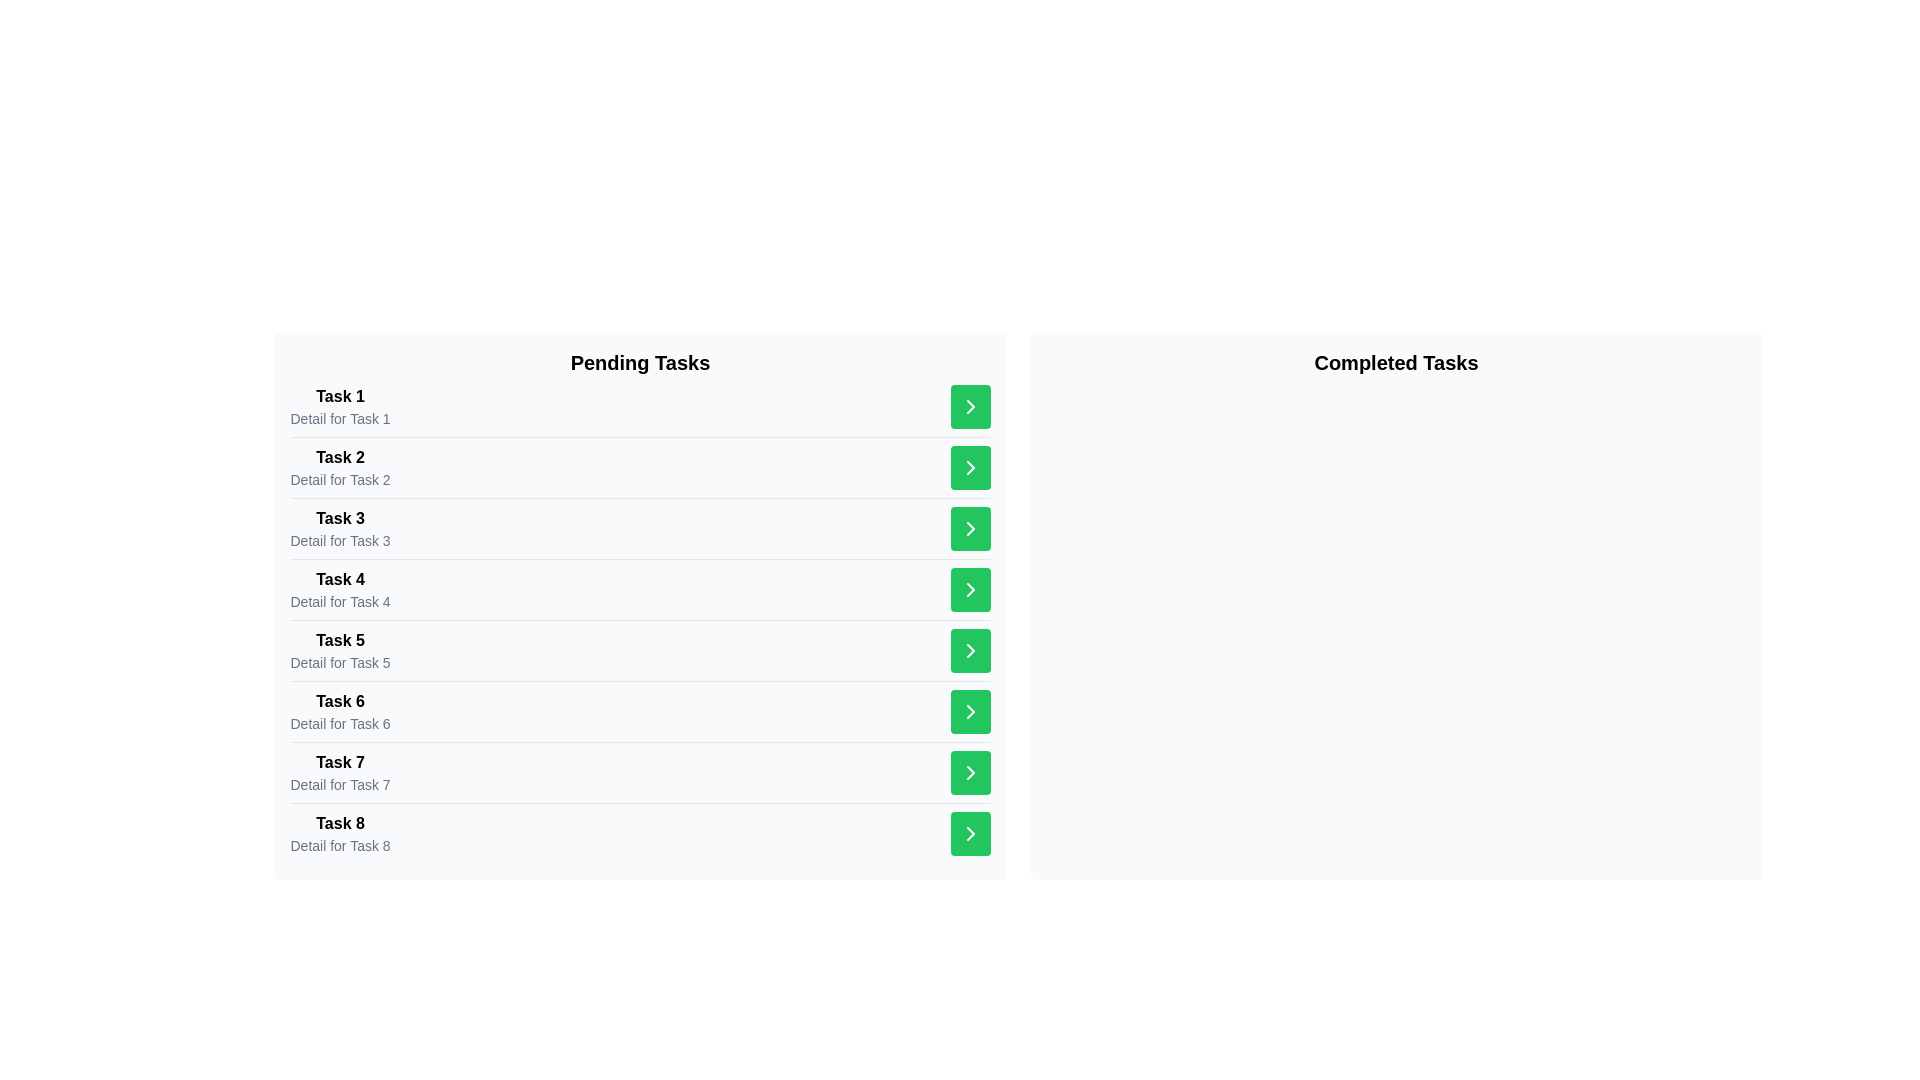 This screenshot has width=1920, height=1080. Describe the element at coordinates (970, 651) in the screenshot. I see `the rightward-pointing chevron icon within the green circular button associated with 'Task 6'` at that location.